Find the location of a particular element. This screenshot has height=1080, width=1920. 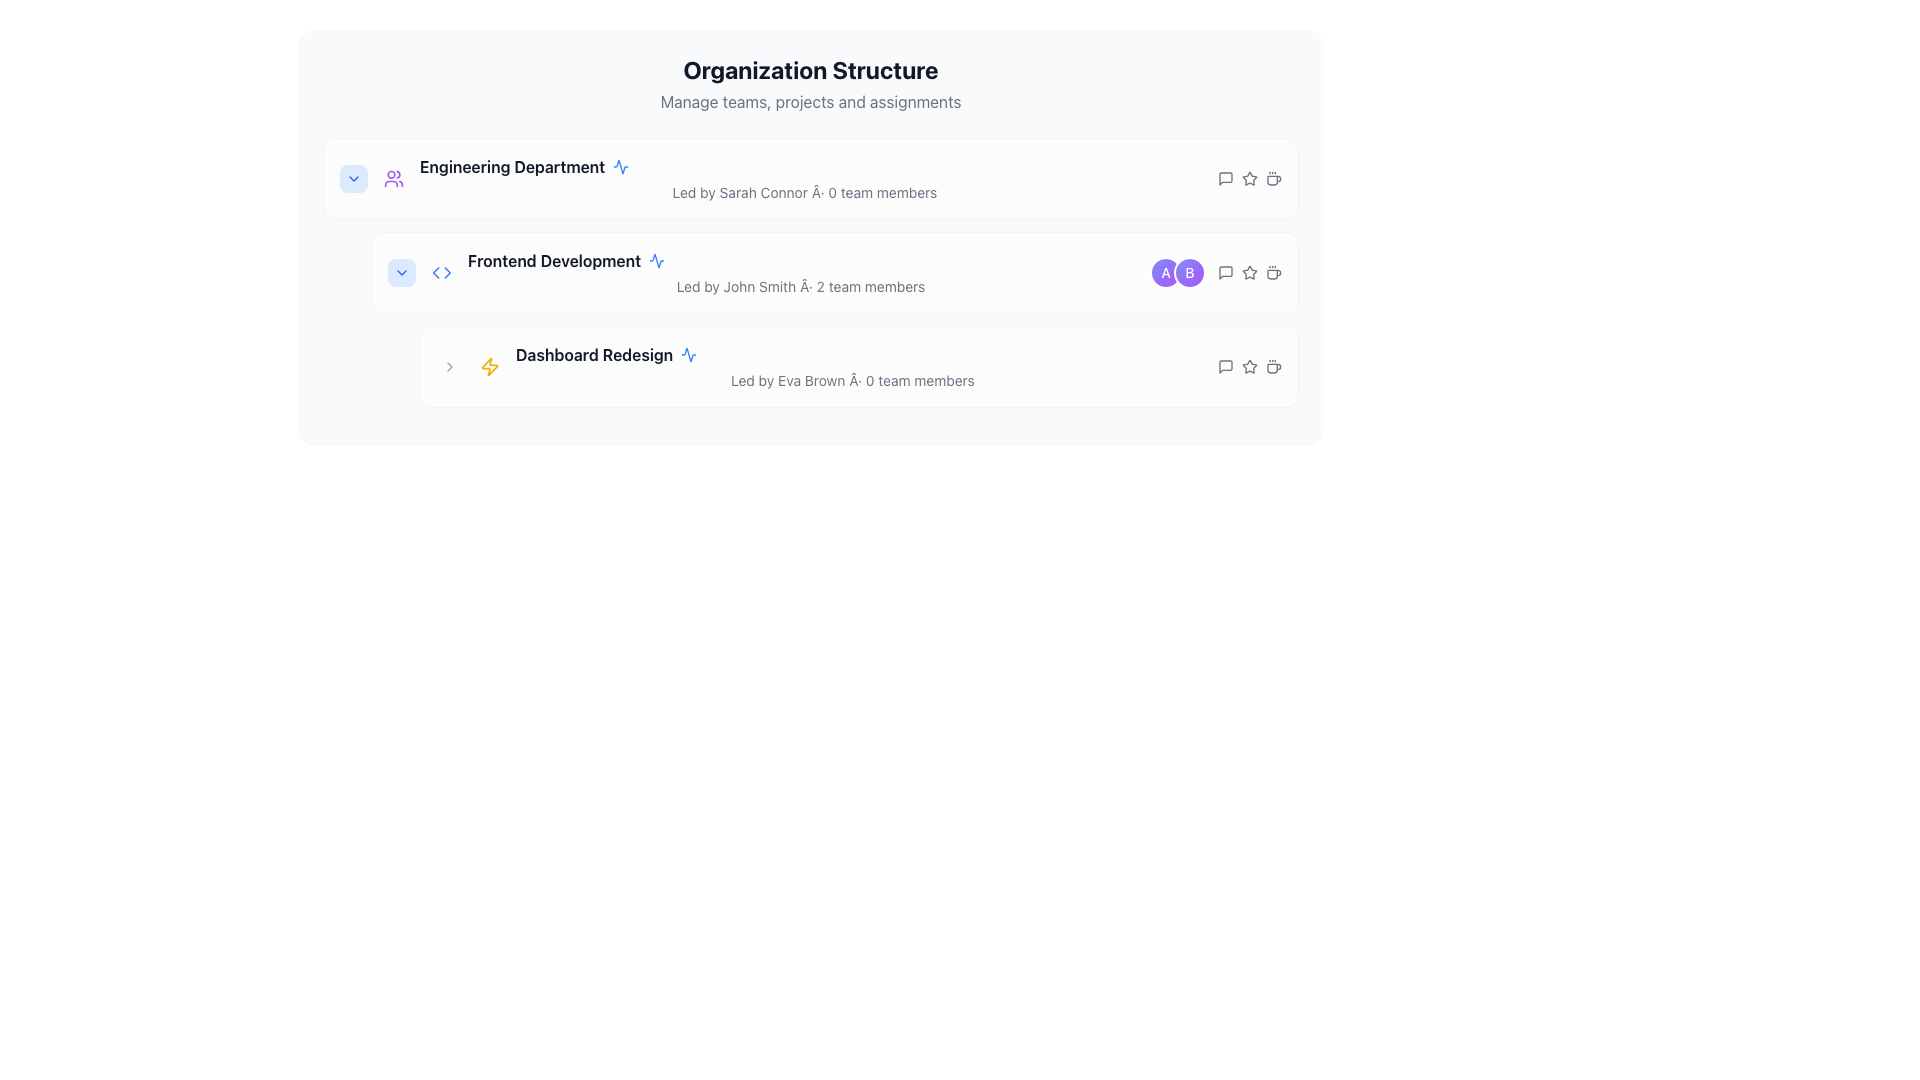

the Avatar group component representing the 'Frontend Development' team to view details is located at coordinates (1214, 273).